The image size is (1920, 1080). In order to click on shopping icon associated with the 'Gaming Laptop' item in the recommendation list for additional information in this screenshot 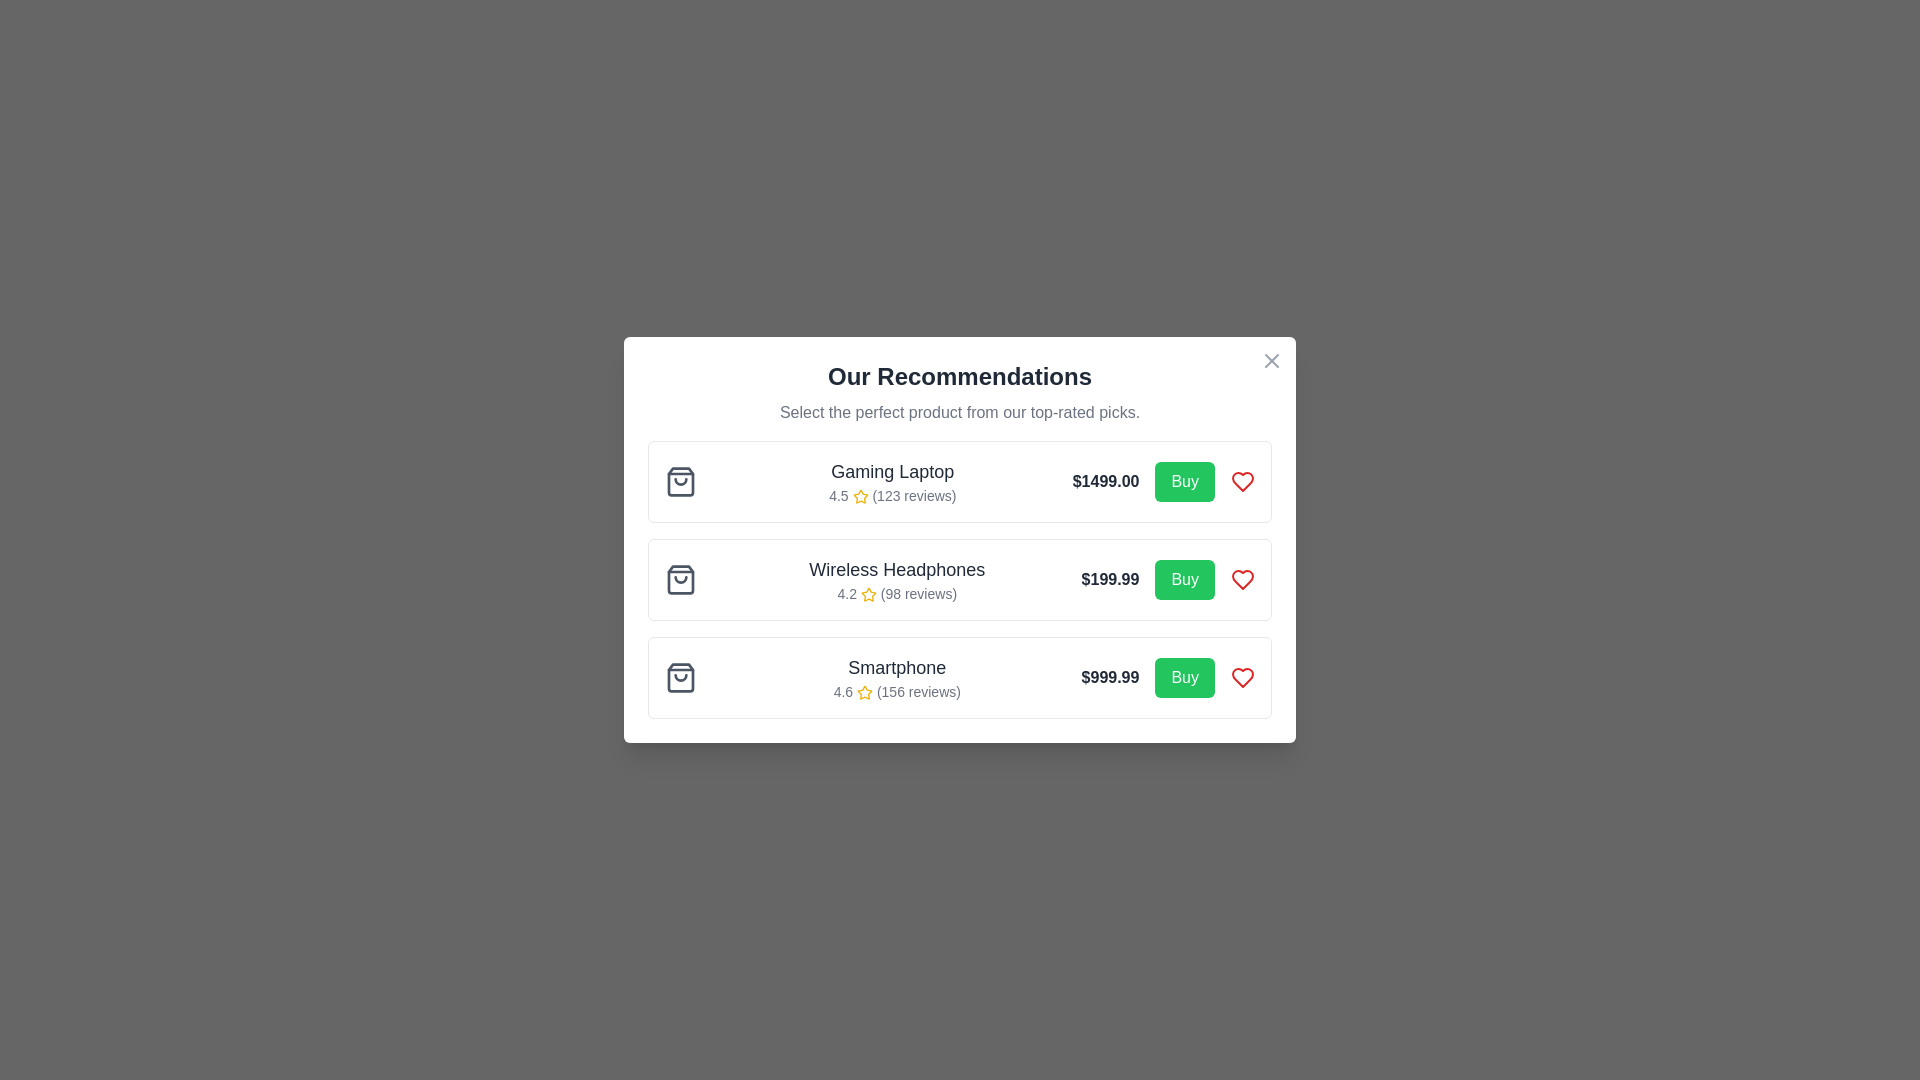, I will do `click(681, 482)`.